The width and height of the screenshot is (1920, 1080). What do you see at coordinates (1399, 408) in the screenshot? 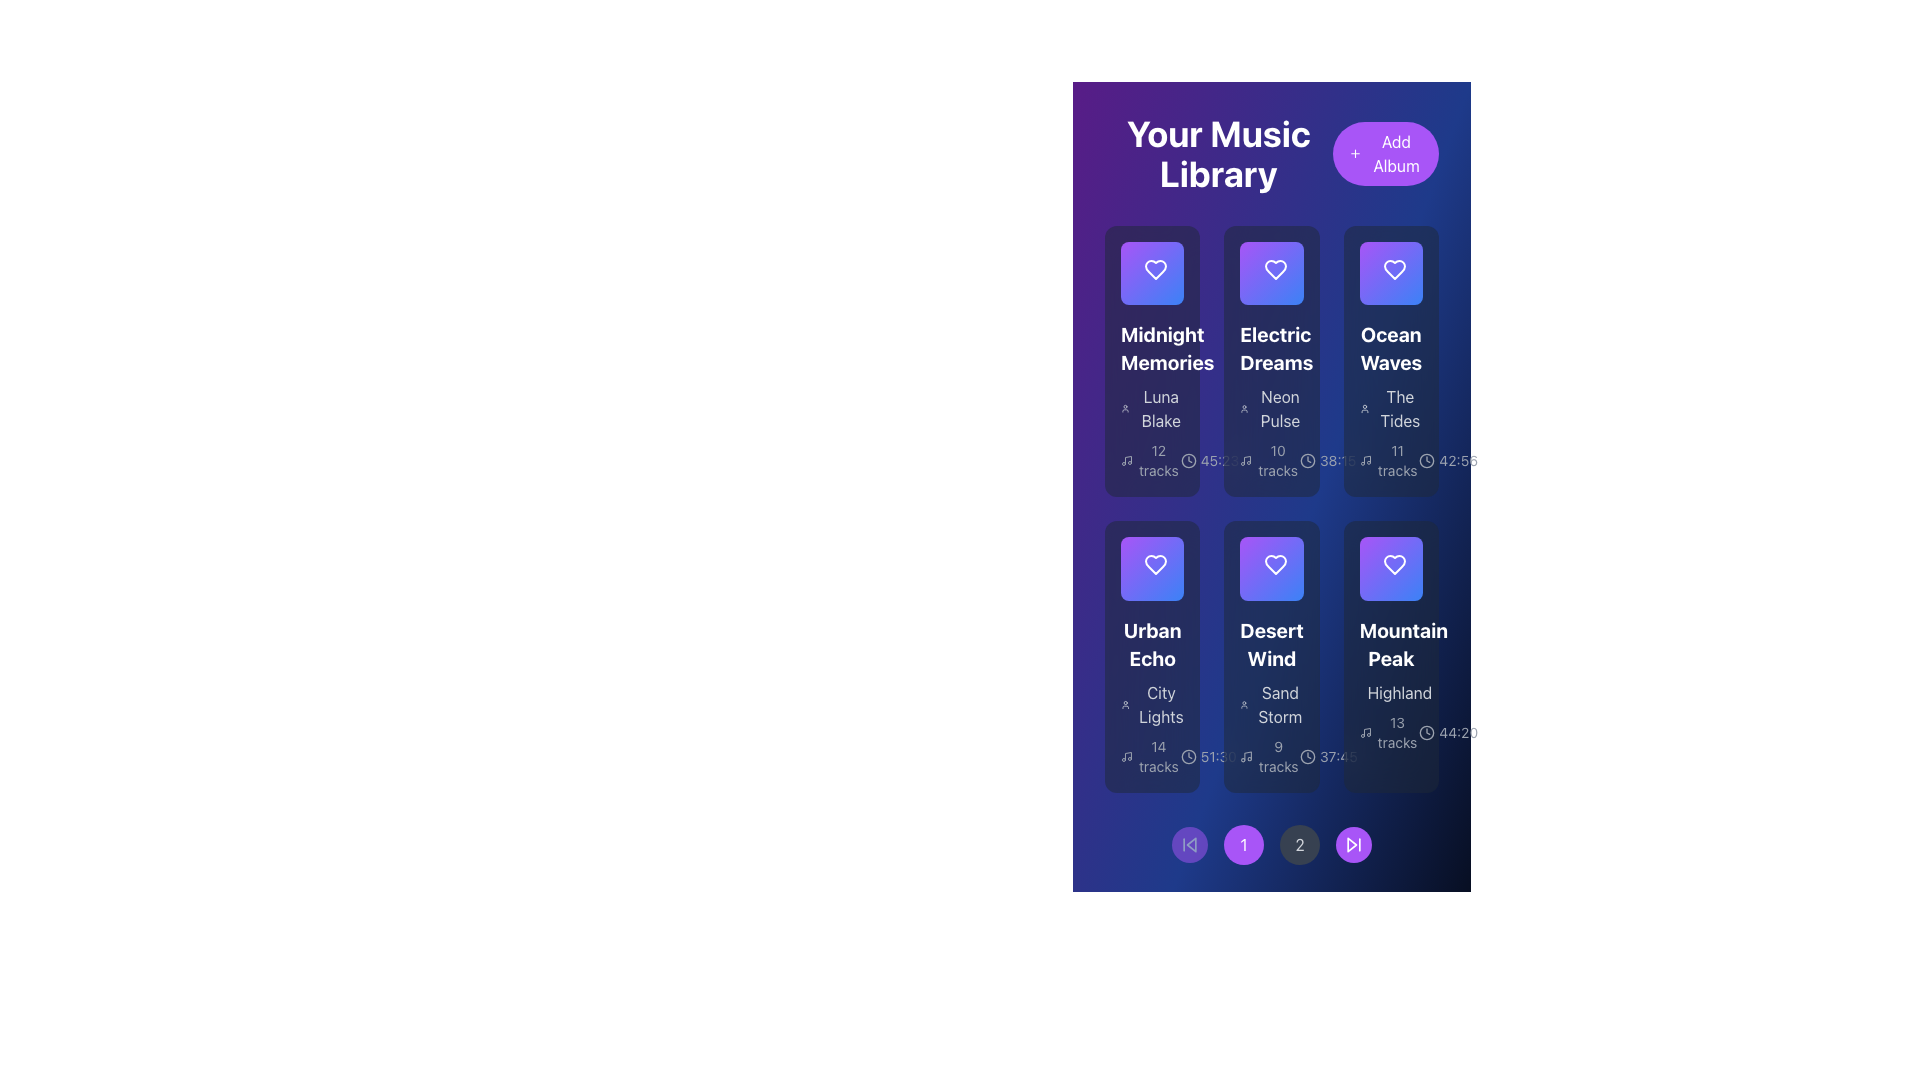
I see `the text label displaying 'The Tides' in bold white typeface located within the 'Ocean Waves' card, which is in the top row, third column of the visible grid of albums` at bounding box center [1399, 408].